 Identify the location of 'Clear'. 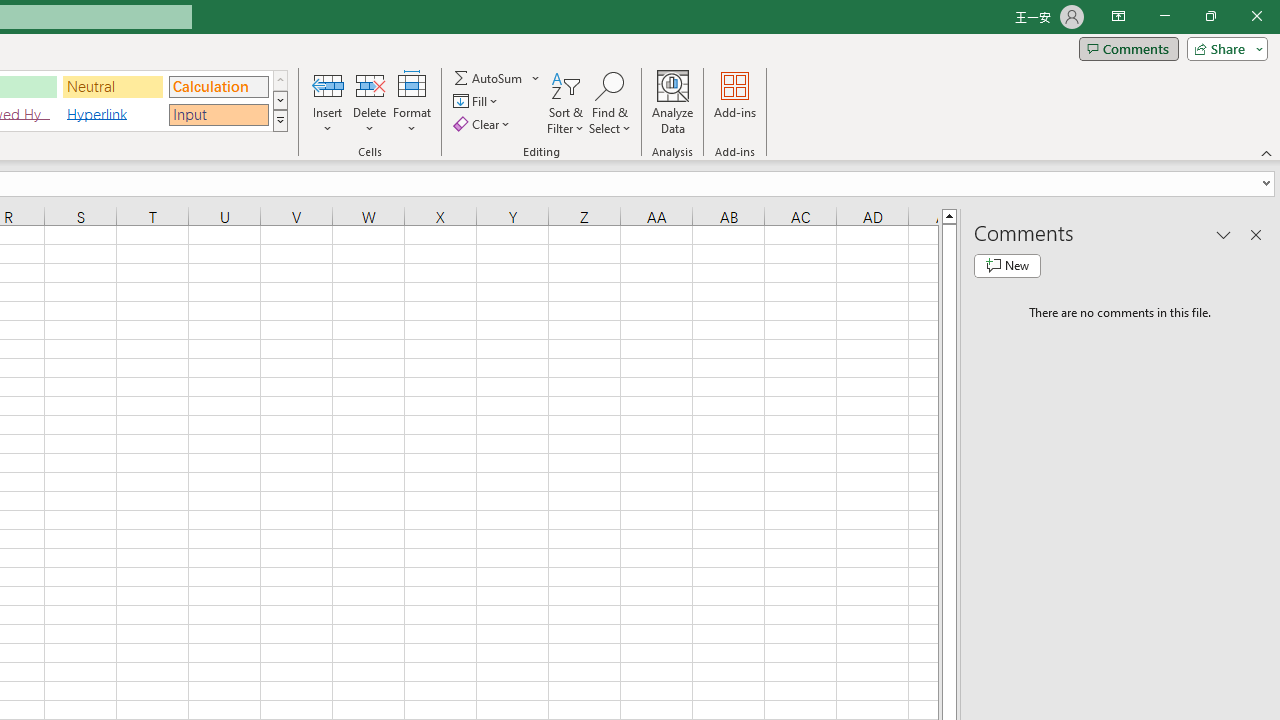
(483, 124).